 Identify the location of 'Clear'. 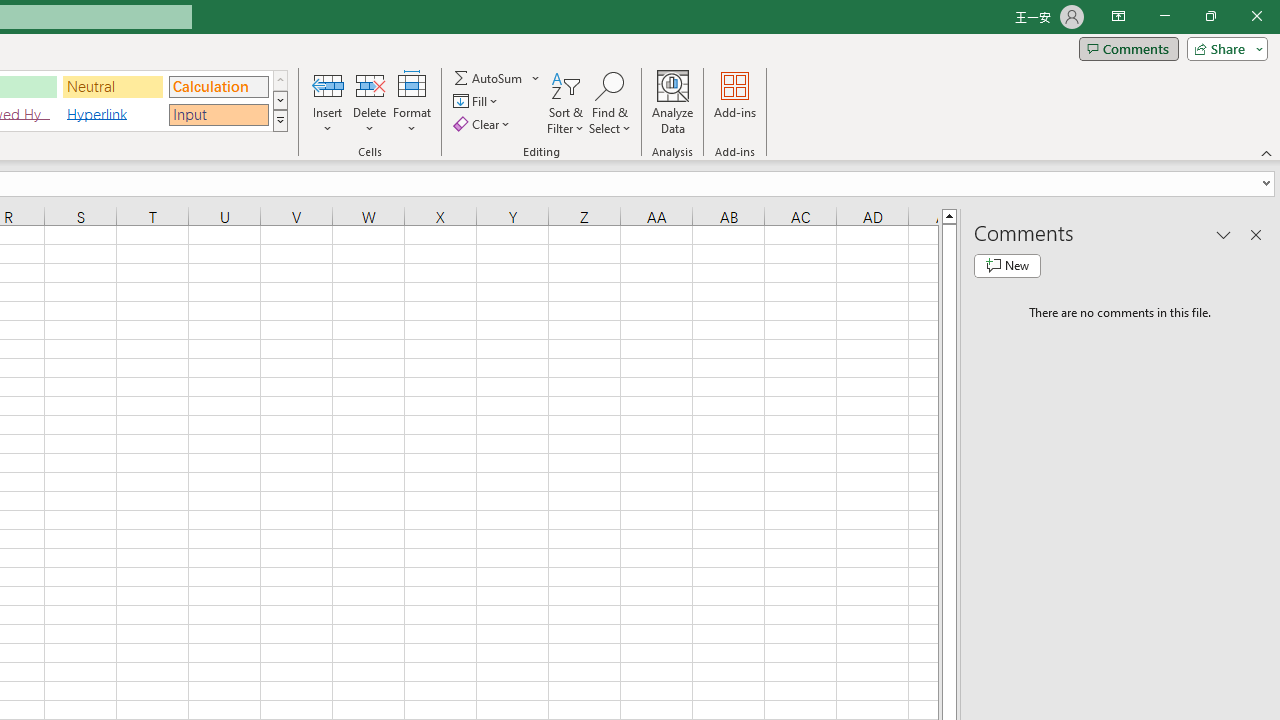
(483, 124).